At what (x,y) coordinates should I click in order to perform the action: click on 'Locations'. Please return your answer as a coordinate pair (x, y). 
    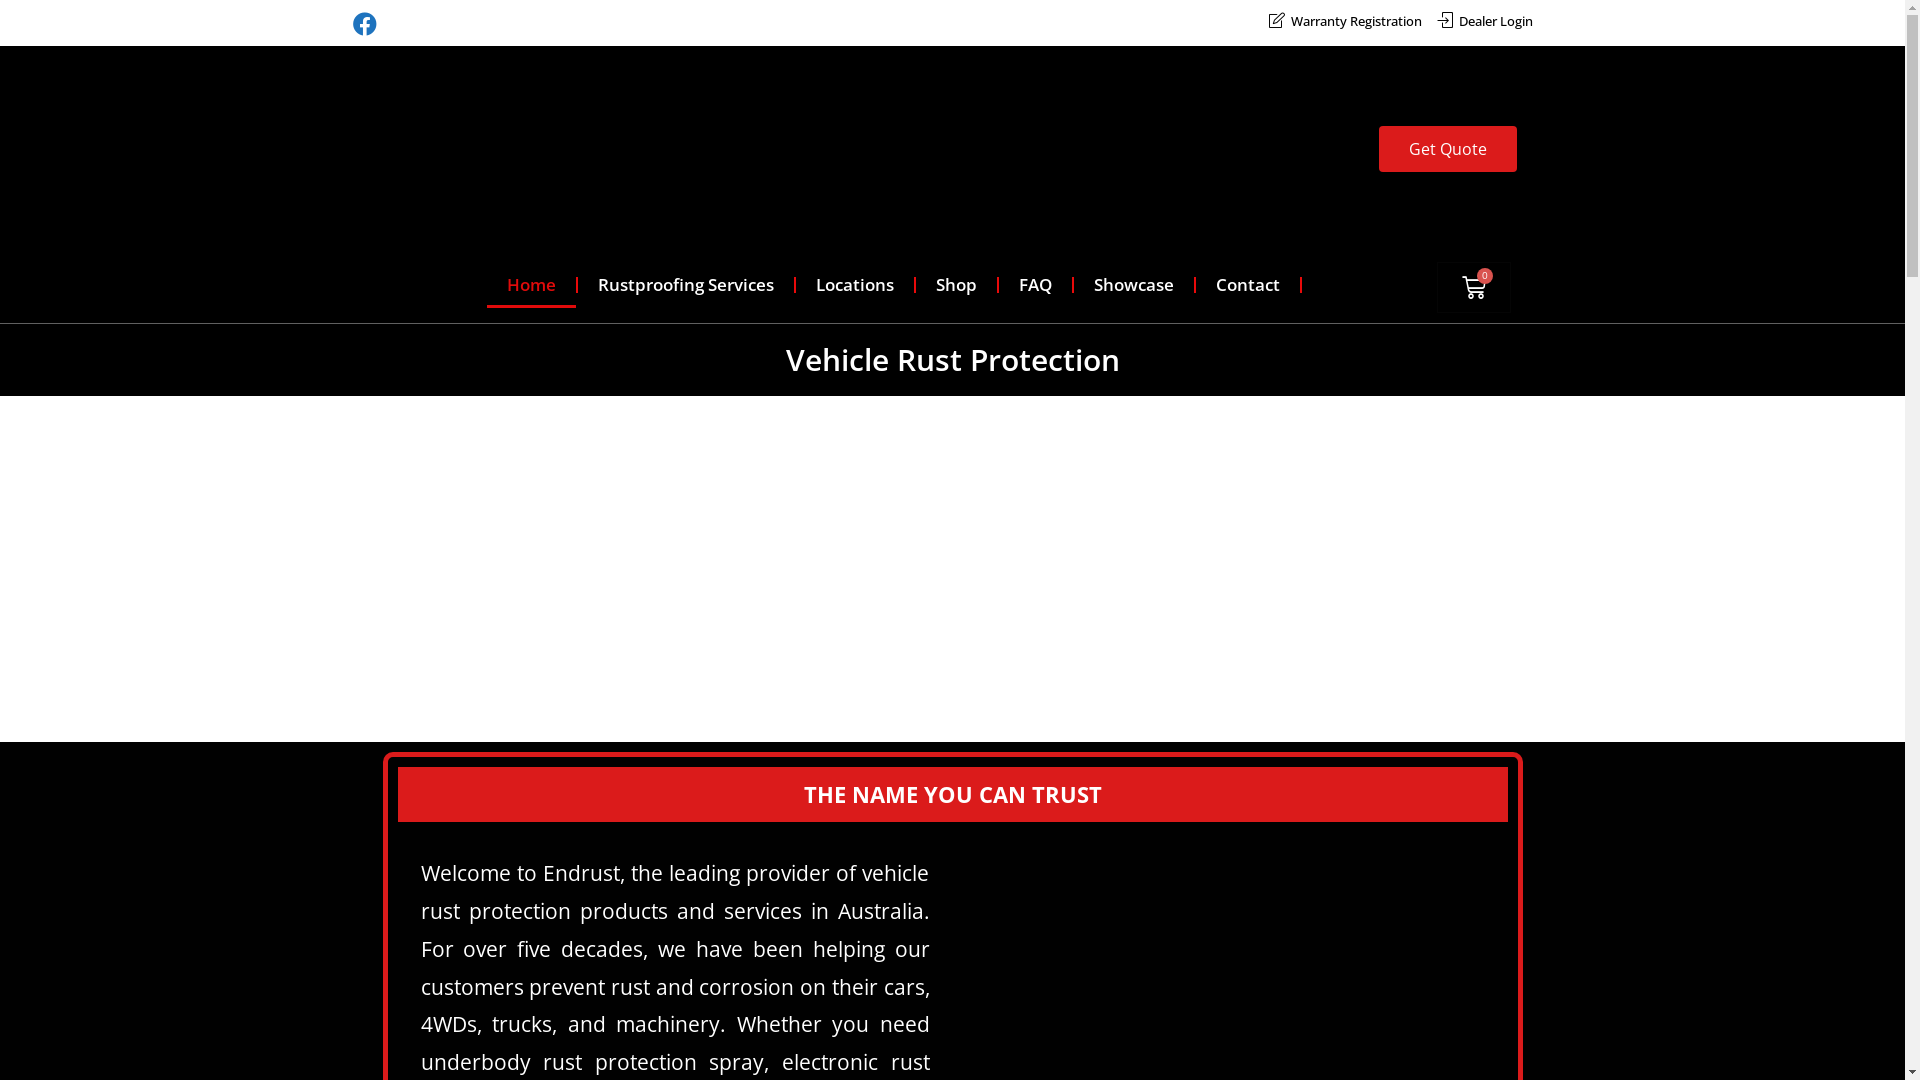
    Looking at the image, I should click on (854, 285).